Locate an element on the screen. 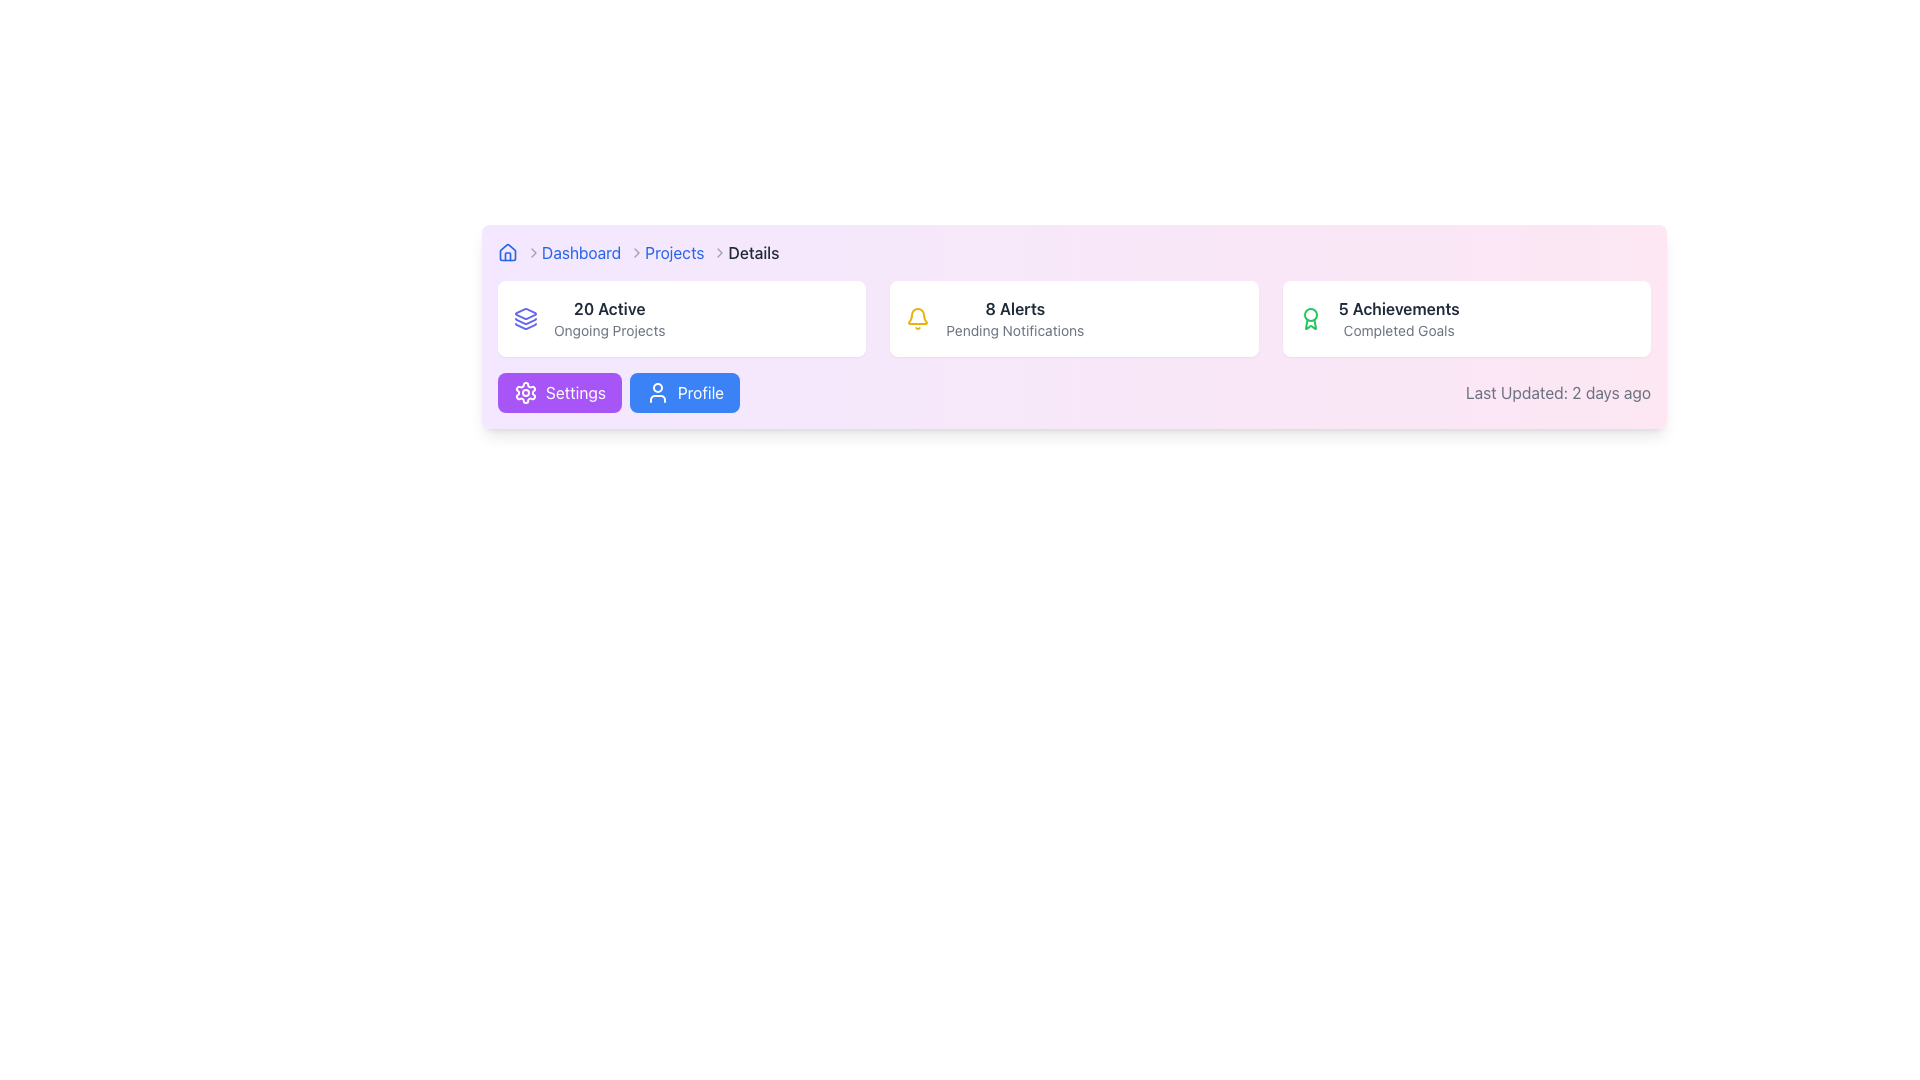 This screenshot has height=1080, width=1920. the Hyperlink text that directs users to the 'Dashboard' section in the breadcrumb navigation interface is located at coordinates (580, 252).